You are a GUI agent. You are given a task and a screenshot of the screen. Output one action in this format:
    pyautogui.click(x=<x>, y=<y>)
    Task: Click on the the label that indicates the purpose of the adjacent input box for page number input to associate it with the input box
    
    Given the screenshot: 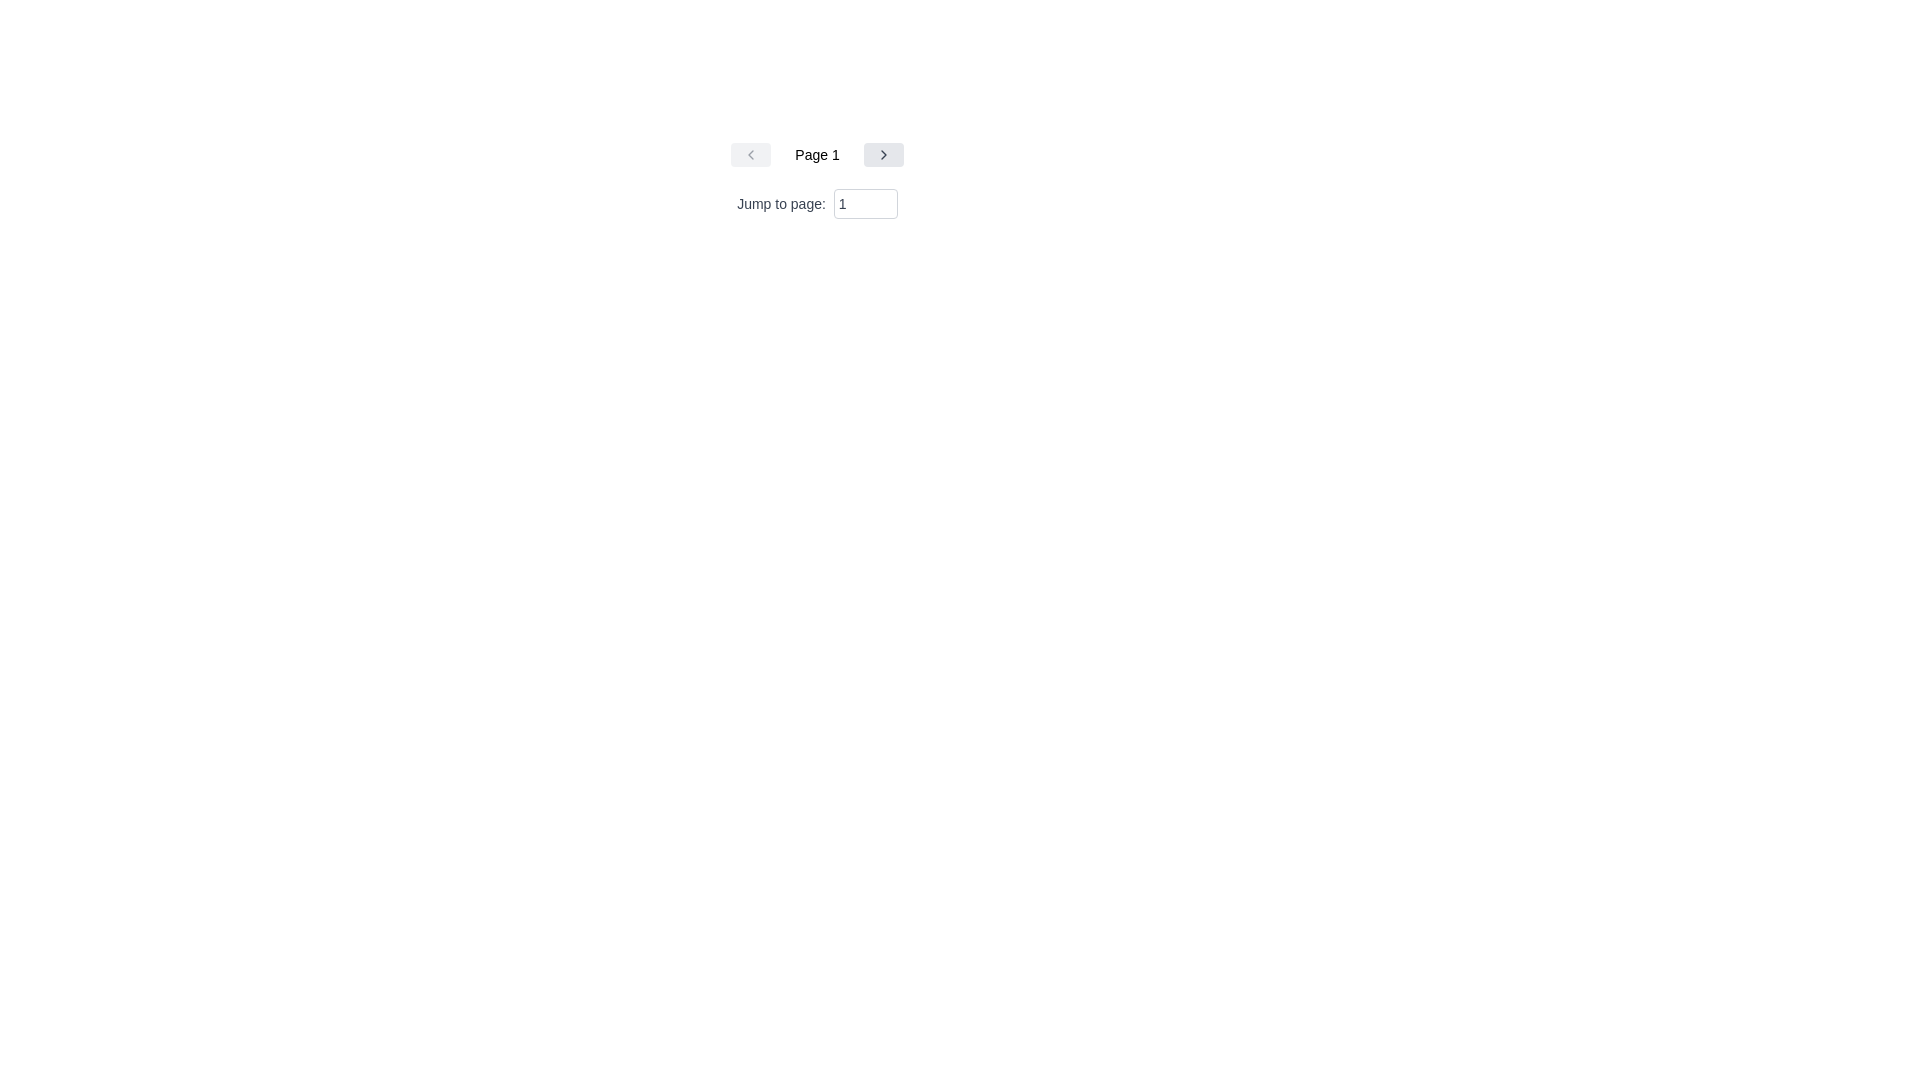 What is the action you would take?
    pyautogui.click(x=817, y=204)
    